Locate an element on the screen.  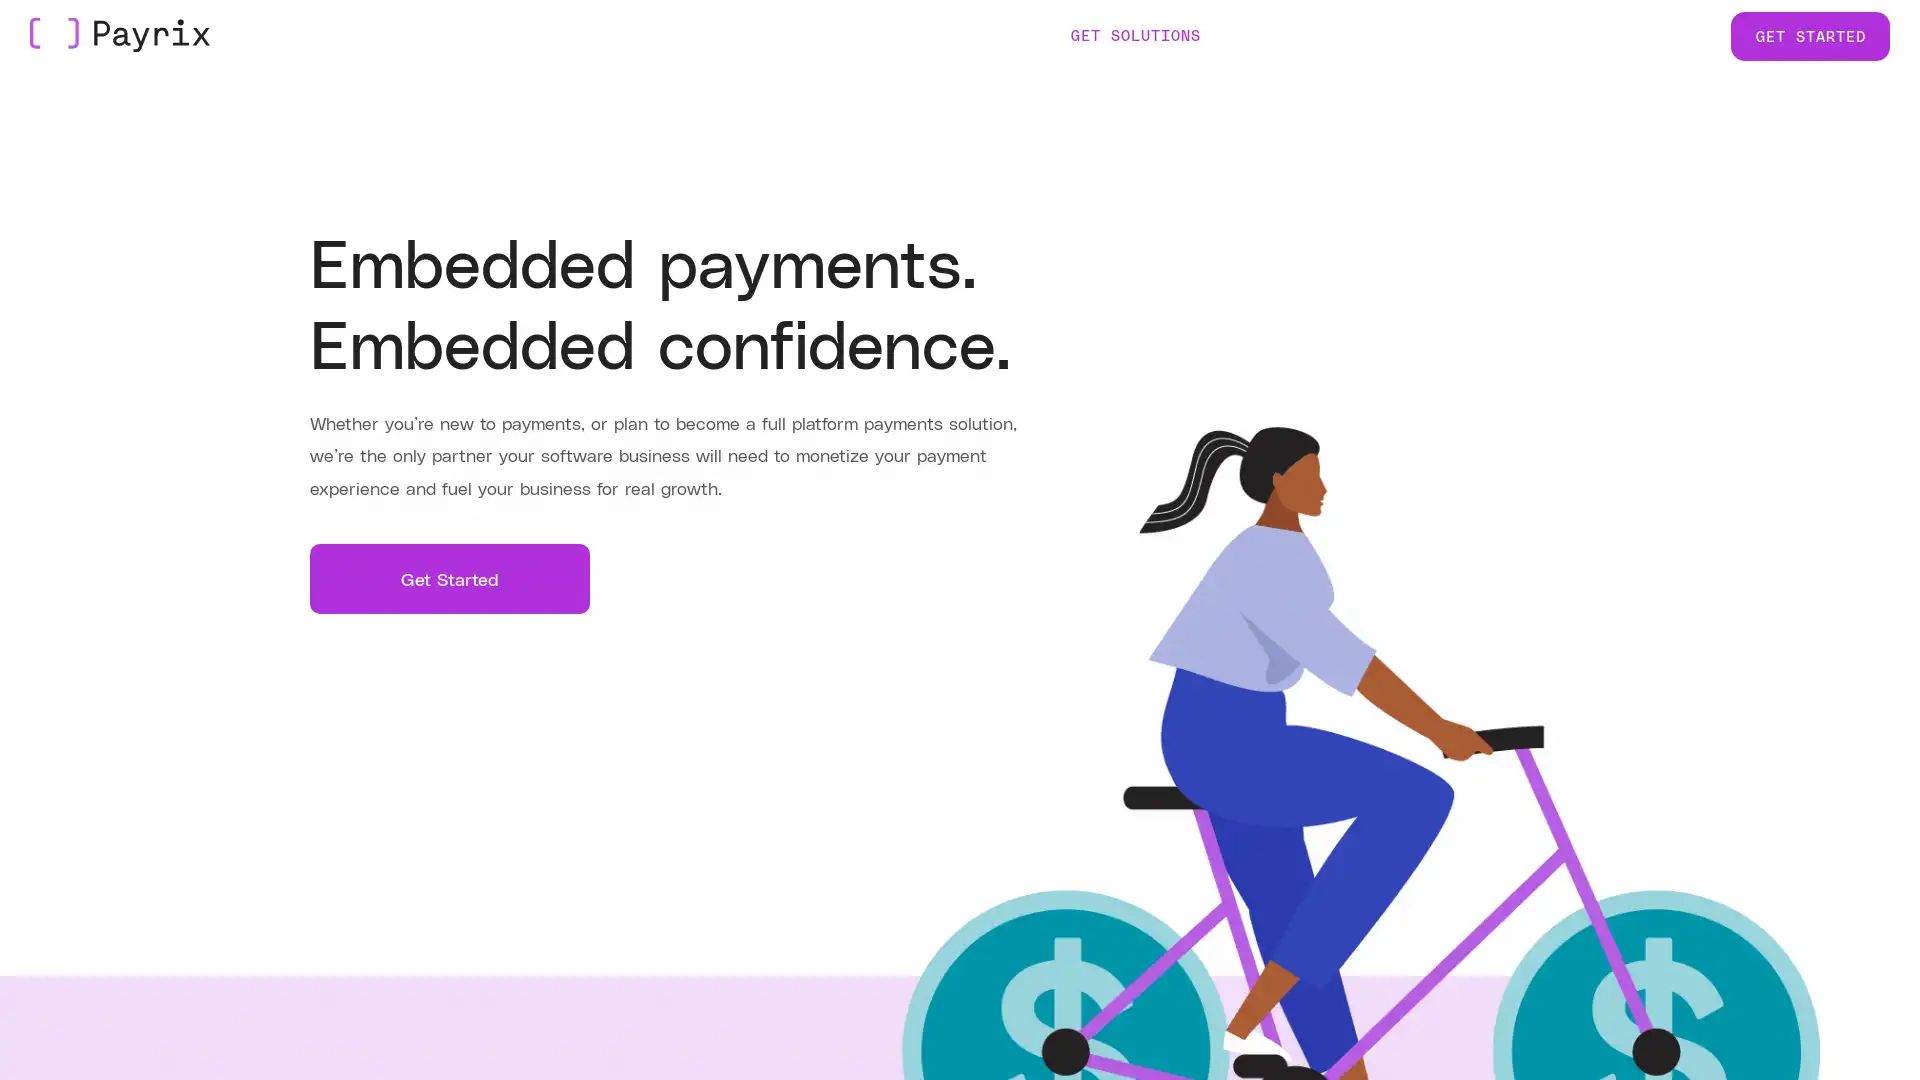
Skip to Main Content is located at coordinates (20, 20).